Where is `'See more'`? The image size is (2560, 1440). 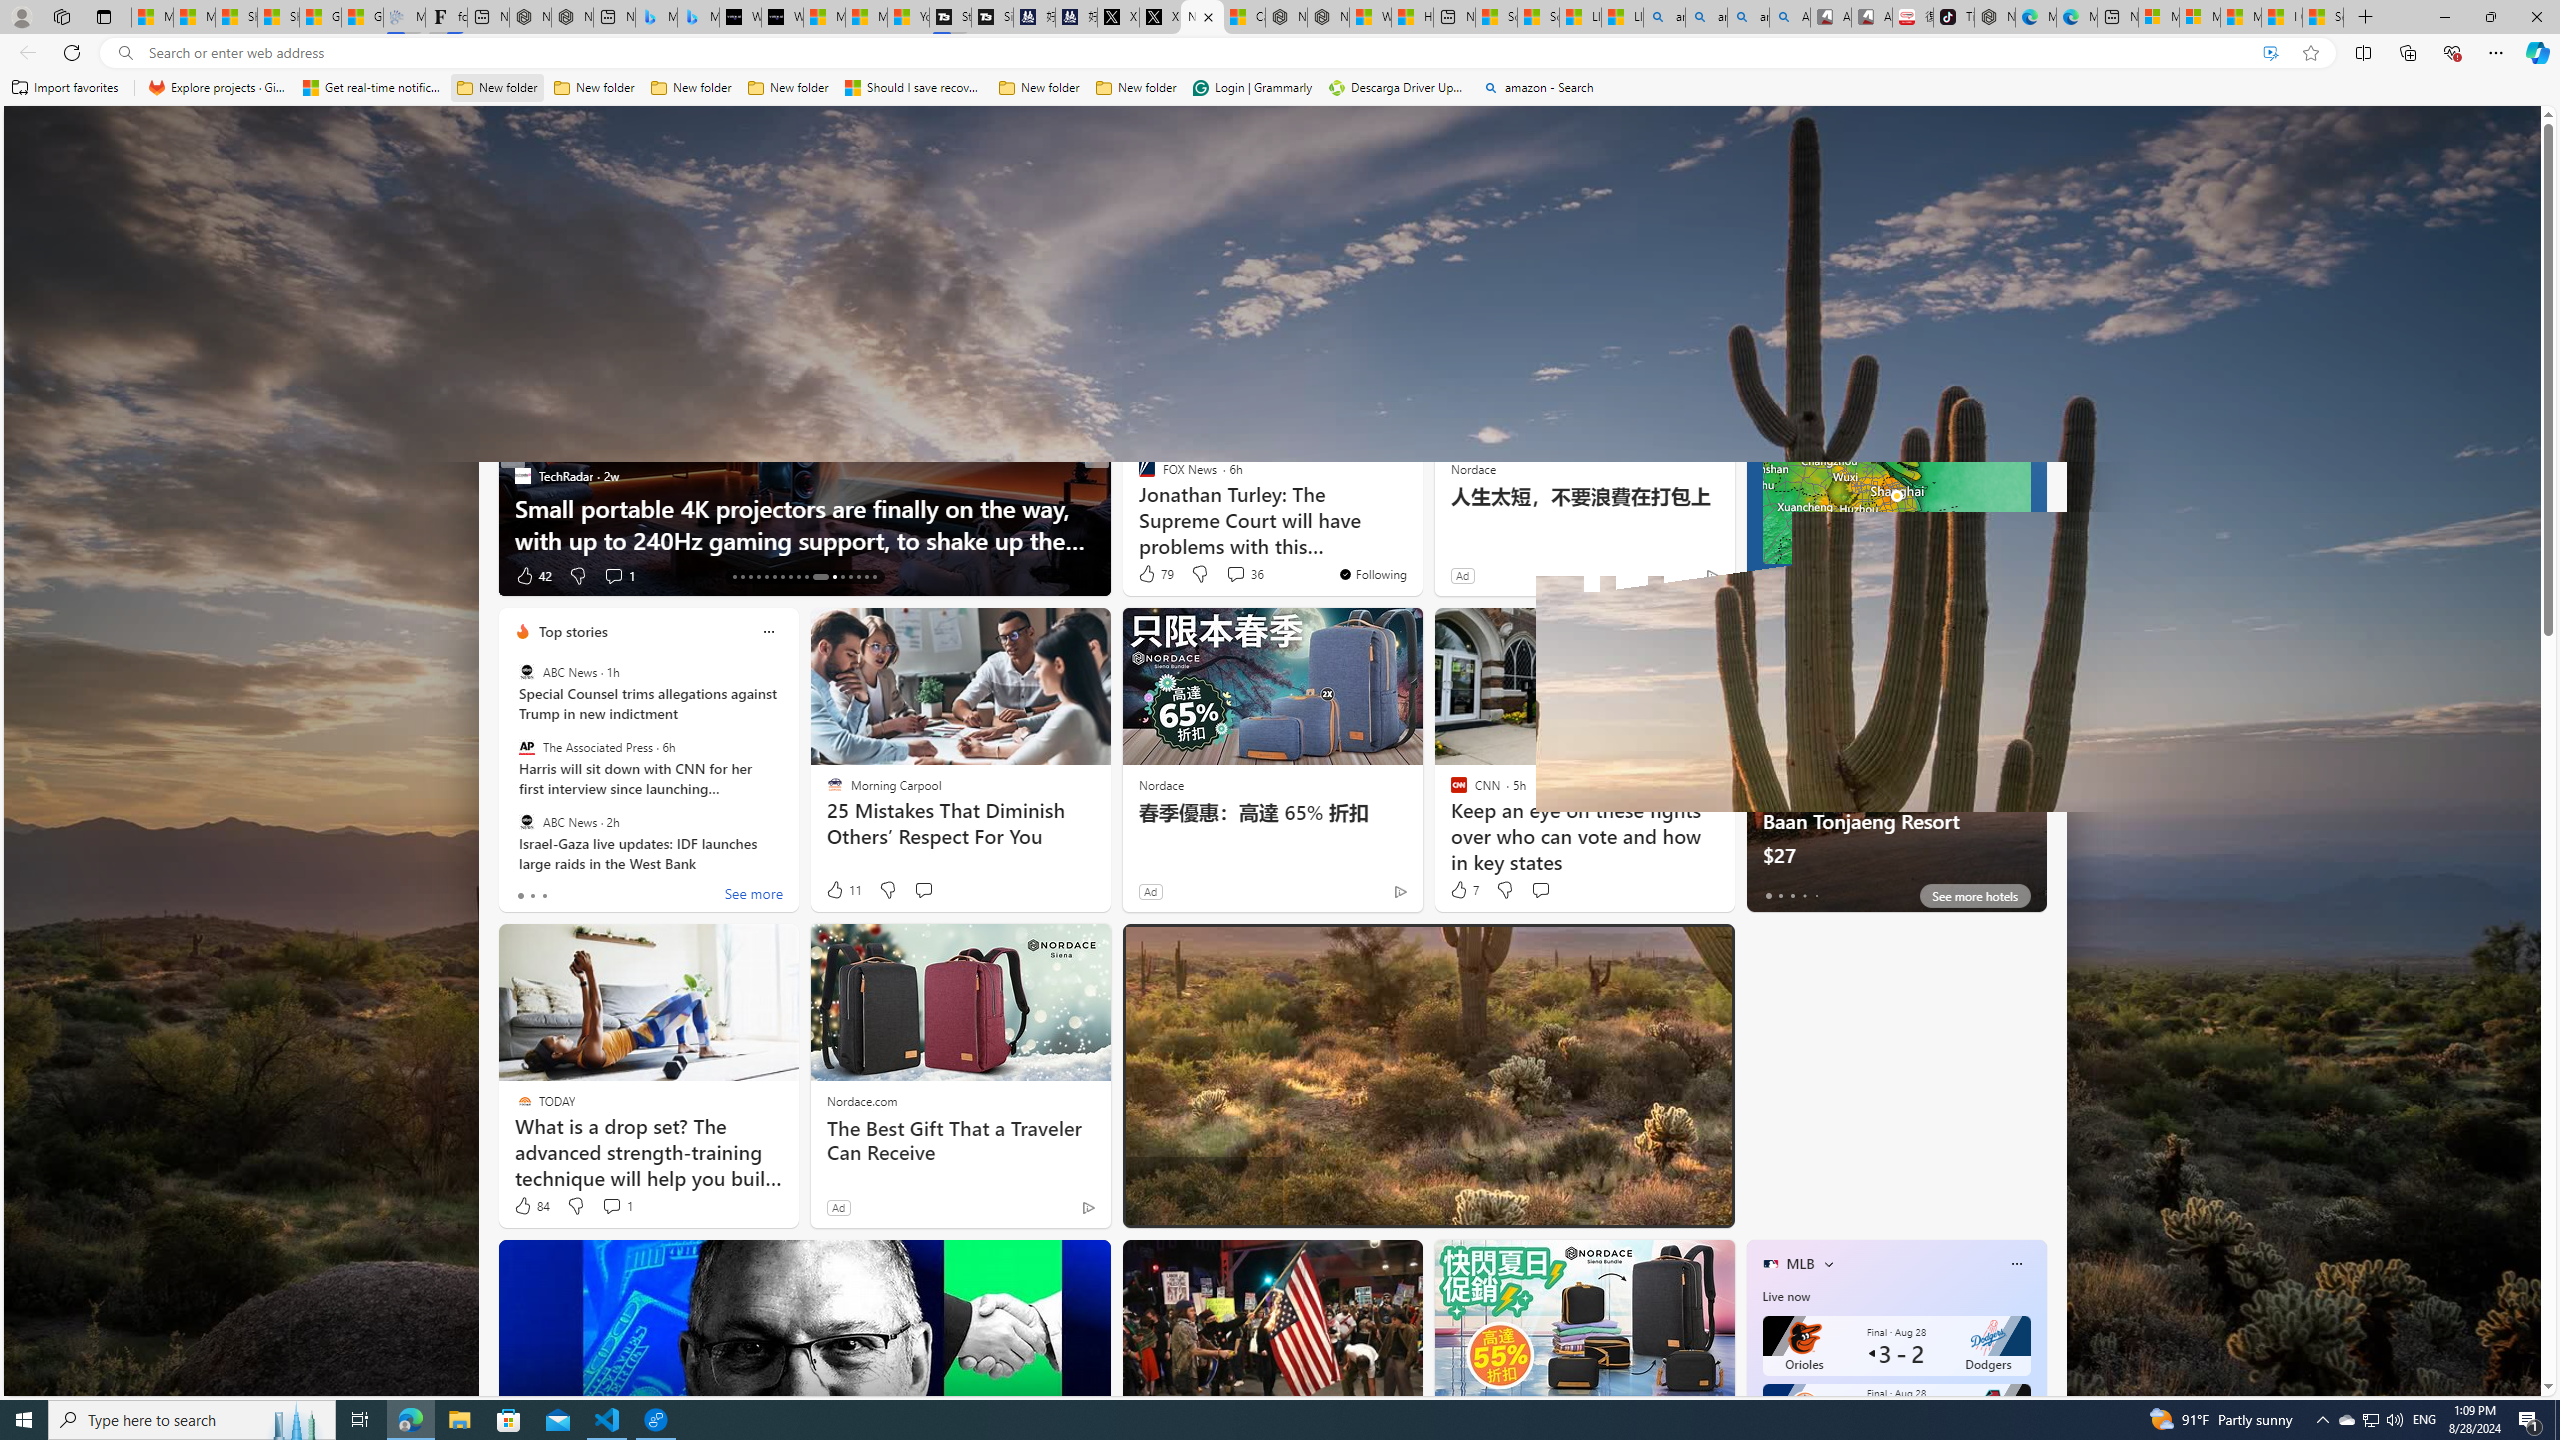
'See more' is located at coordinates (753, 896).